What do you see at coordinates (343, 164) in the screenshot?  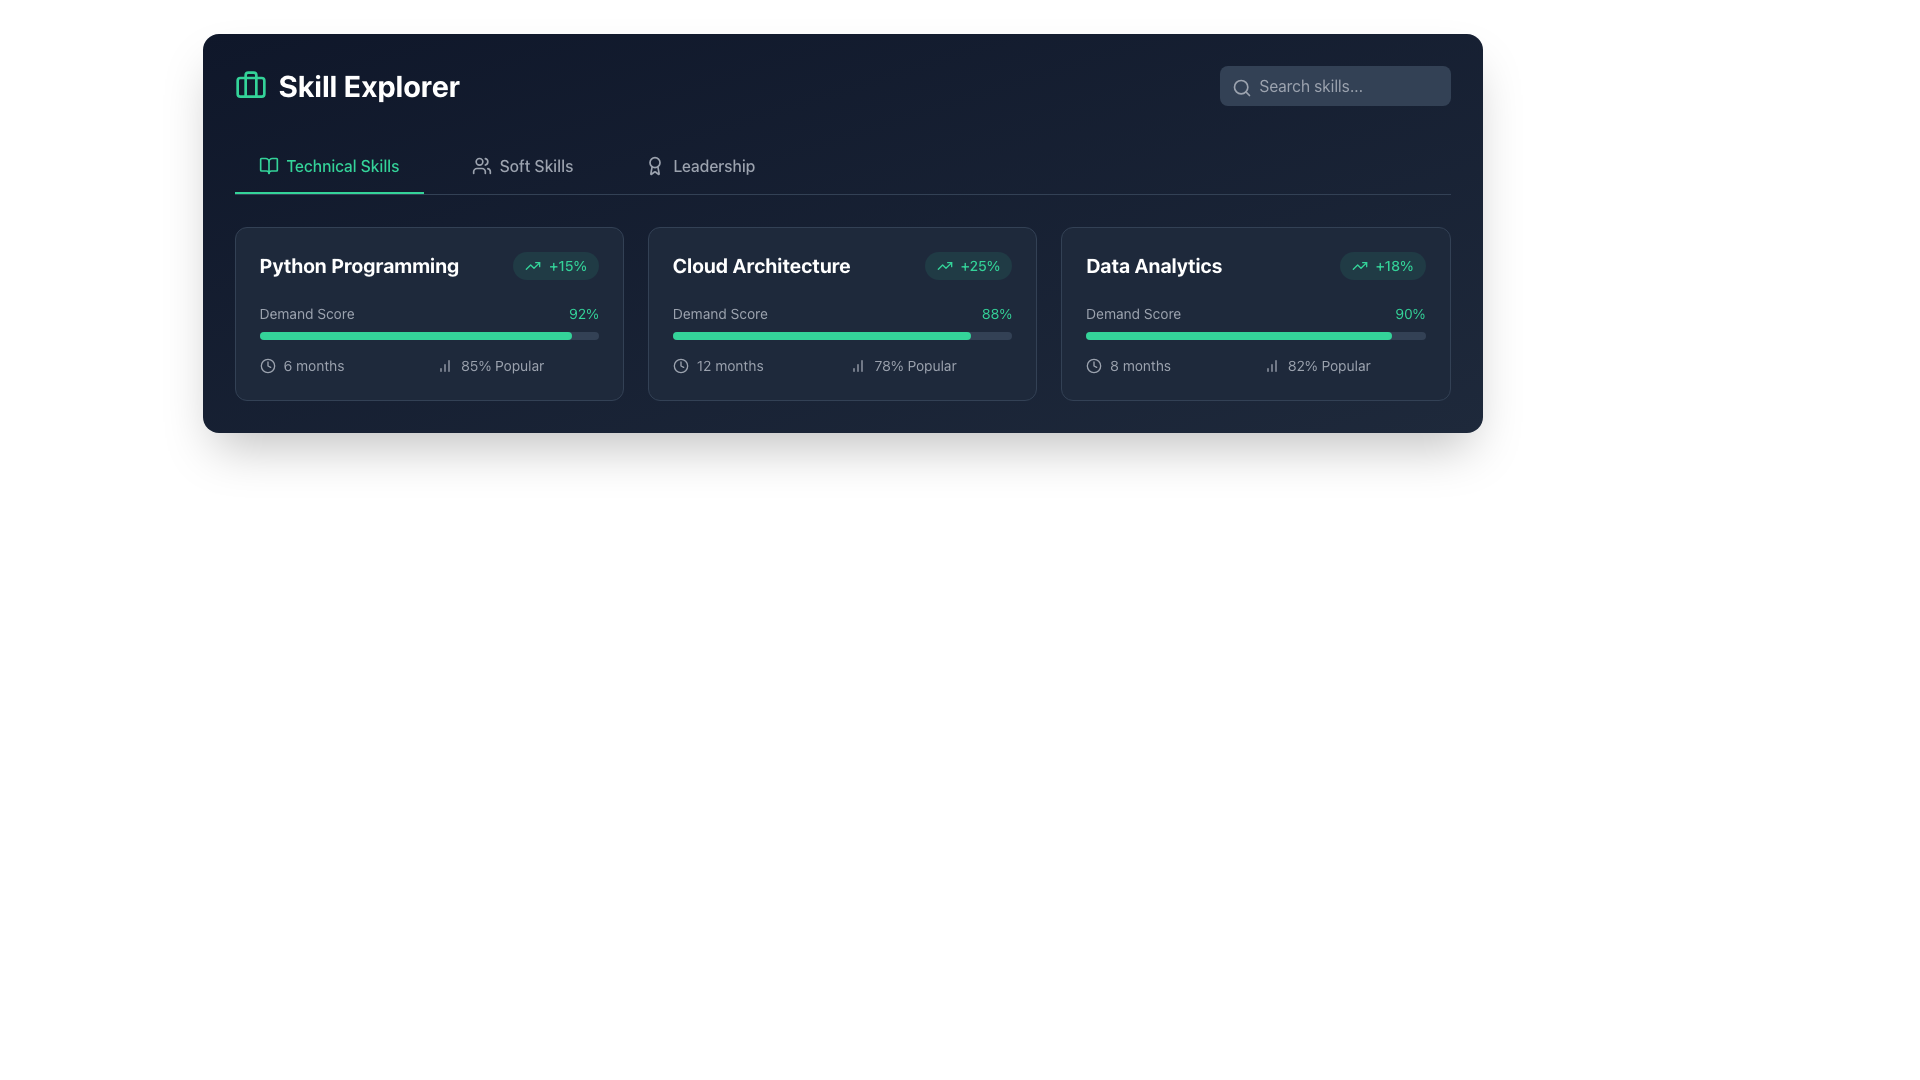 I see `the 'Technical Skills' text label located in the upper-left portion of the interface under the 'Skill Explorer' heading, which is the third item in a horizontal menu` at bounding box center [343, 164].